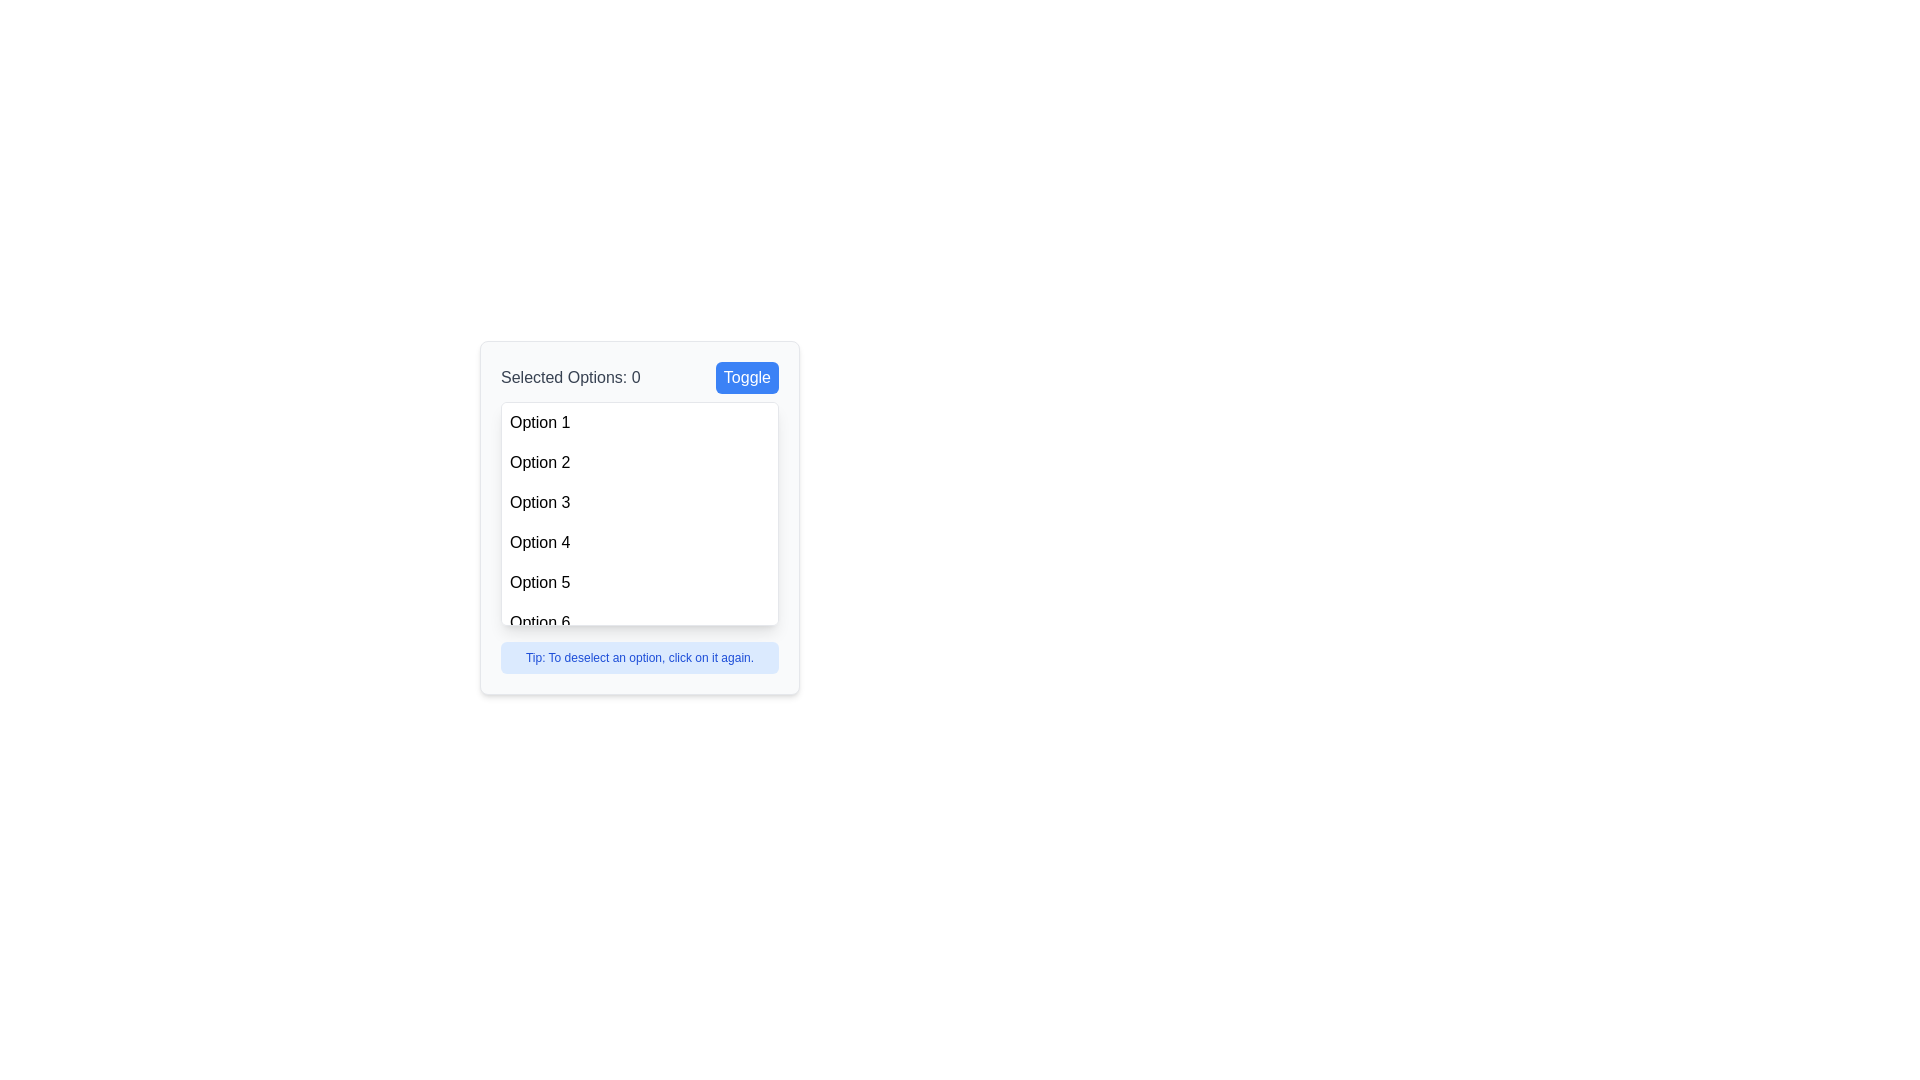  What do you see at coordinates (638, 582) in the screenshot?
I see `to select the fifth option in the dropdown menu, positioned below 'Option 4' and above 'Option 6'` at bounding box center [638, 582].